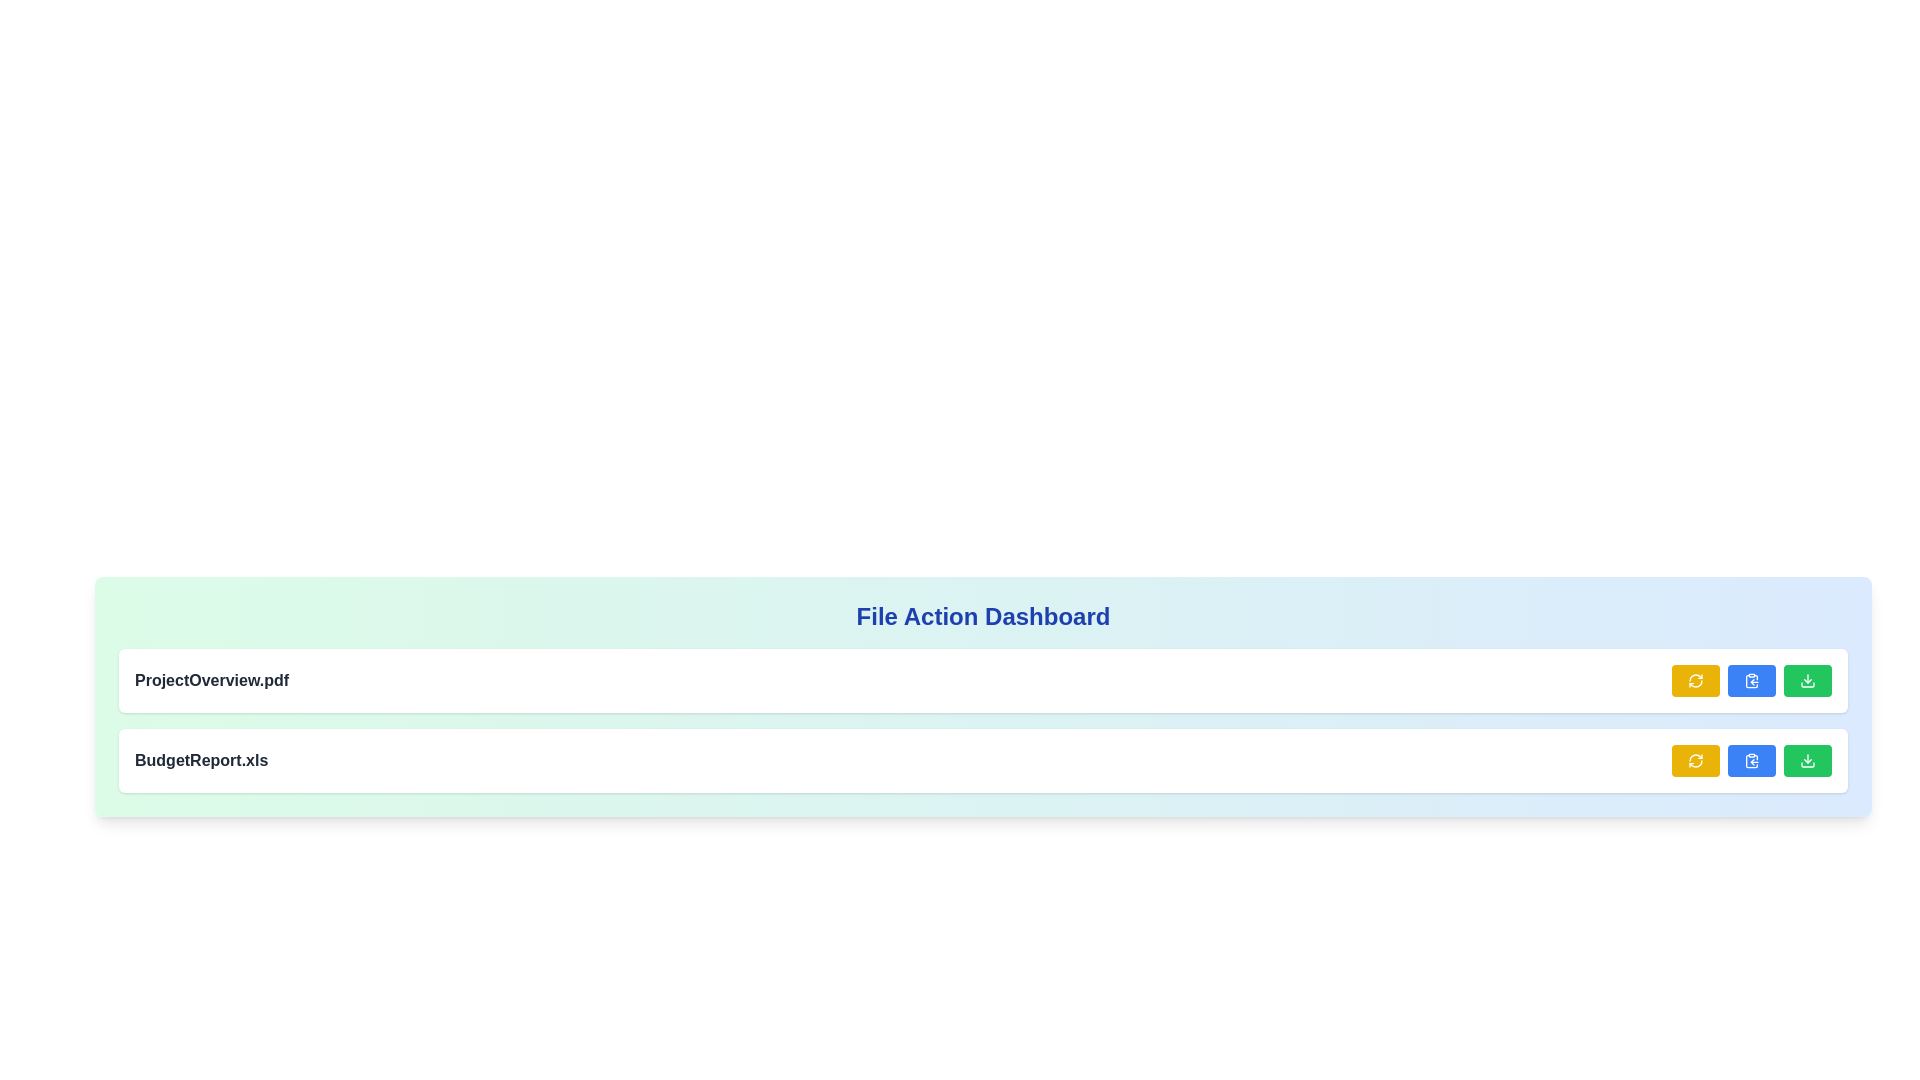 The image size is (1920, 1080). What do you see at coordinates (1694, 760) in the screenshot?
I see `the refresh Icon button located on the yellow background` at bounding box center [1694, 760].